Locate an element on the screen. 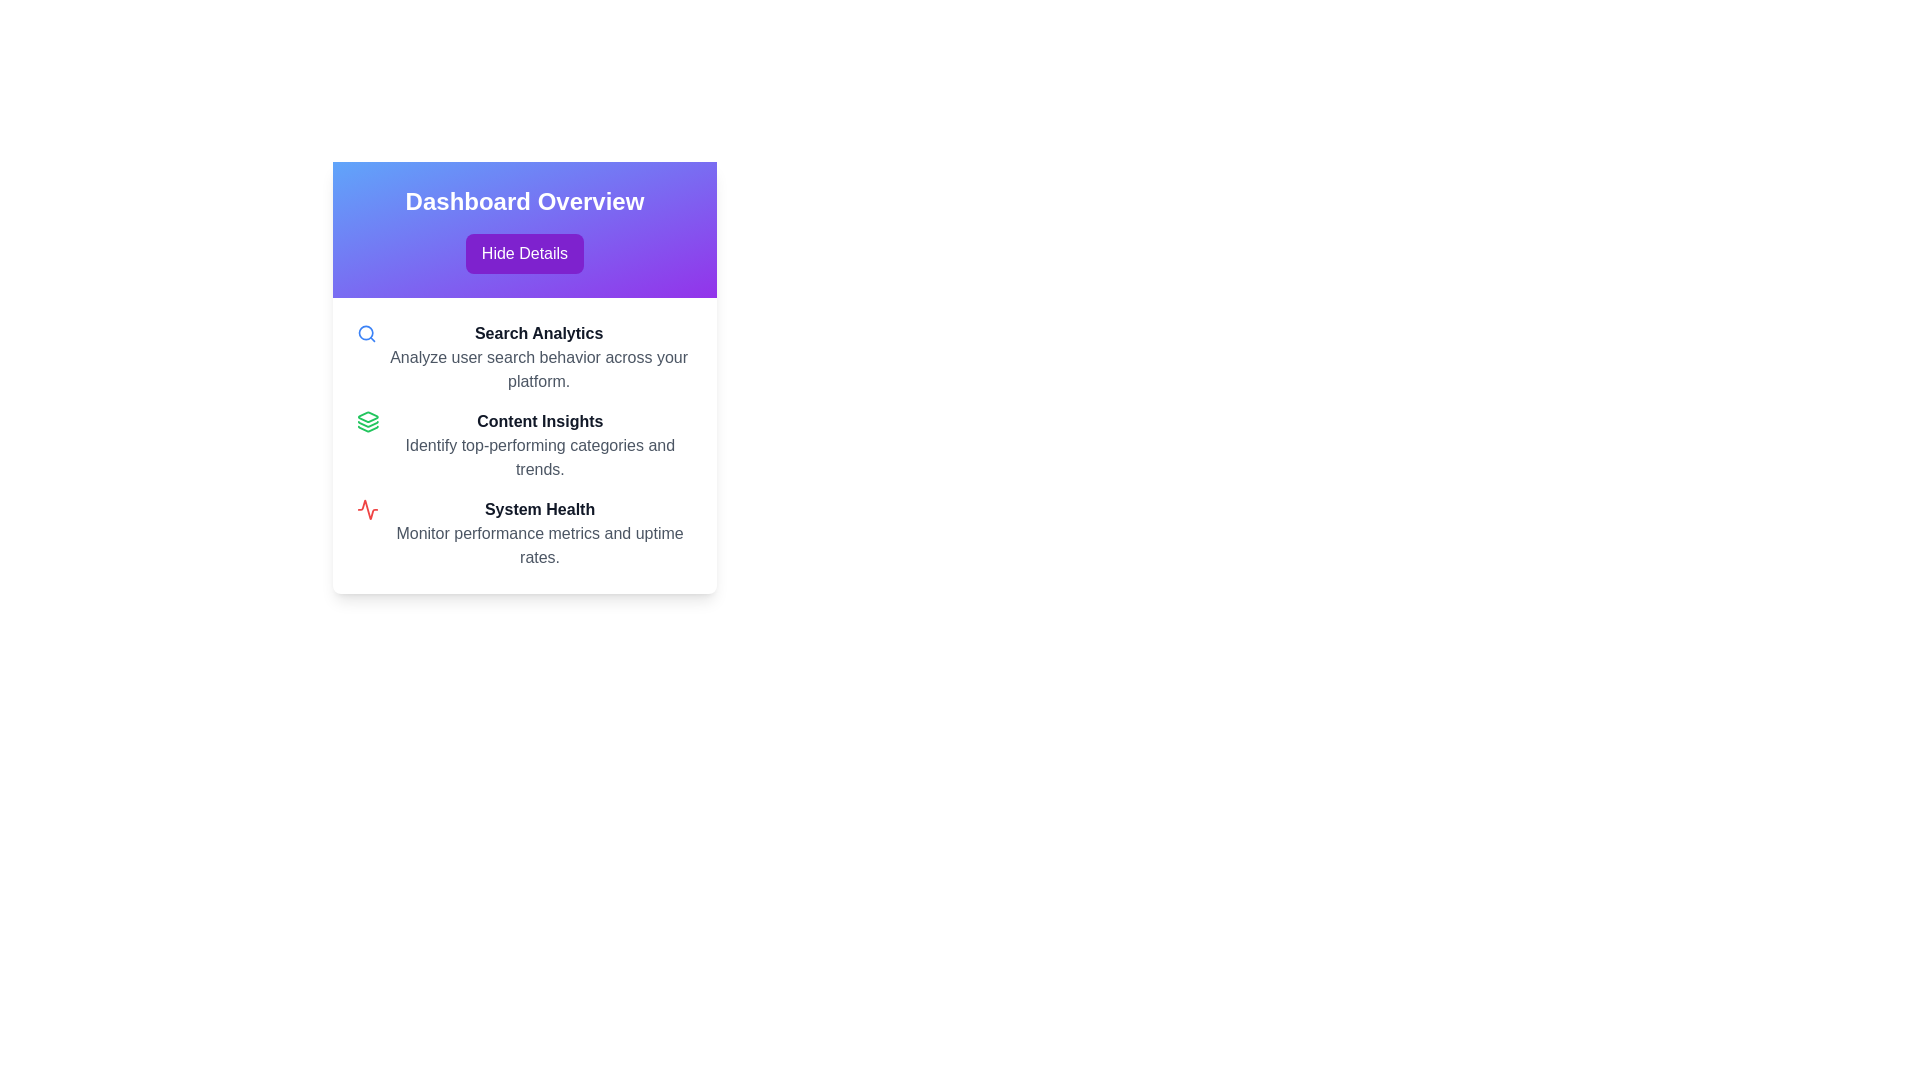  the non-interactive label or heading that serves as a title for 'Content Insights' located at the center of the interface is located at coordinates (540, 420).